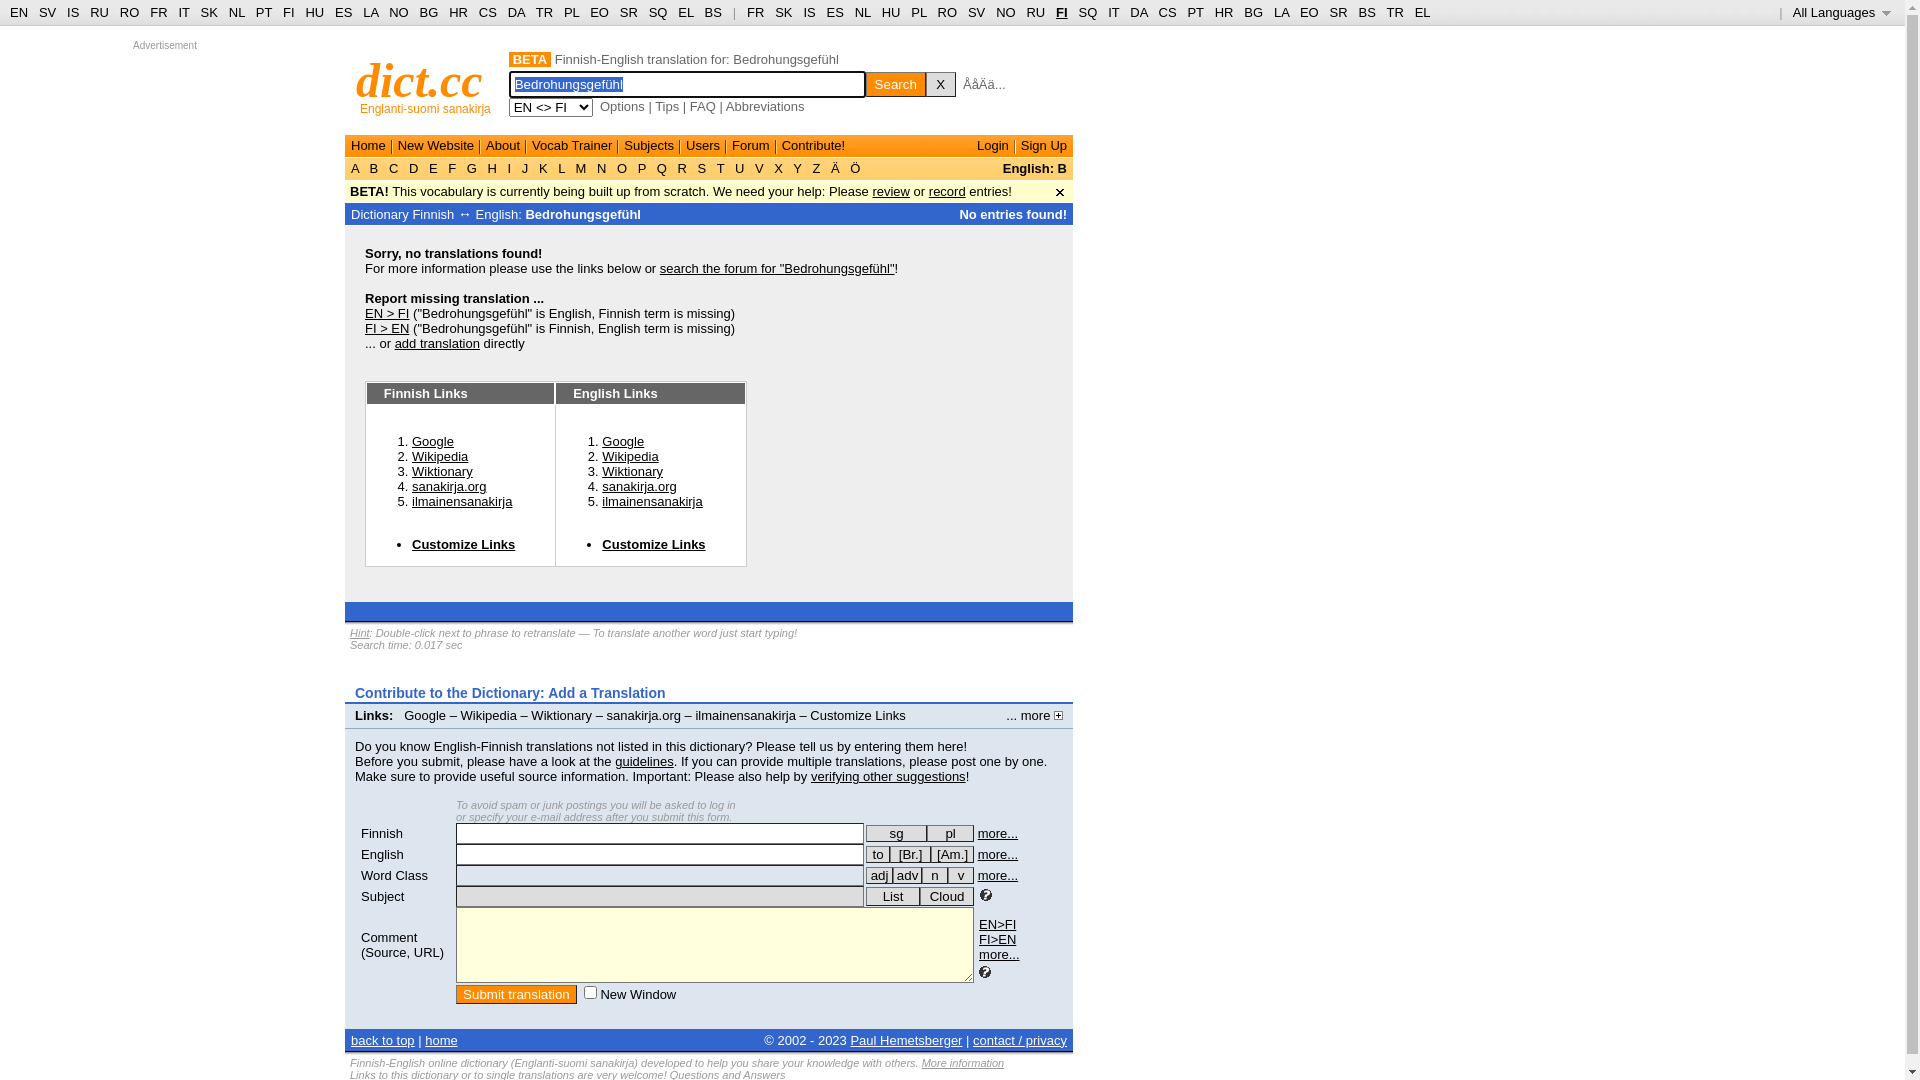 The height and width of the screenshot is (1080, 1920). I want to click on 'guidelines', so click(644, 761).